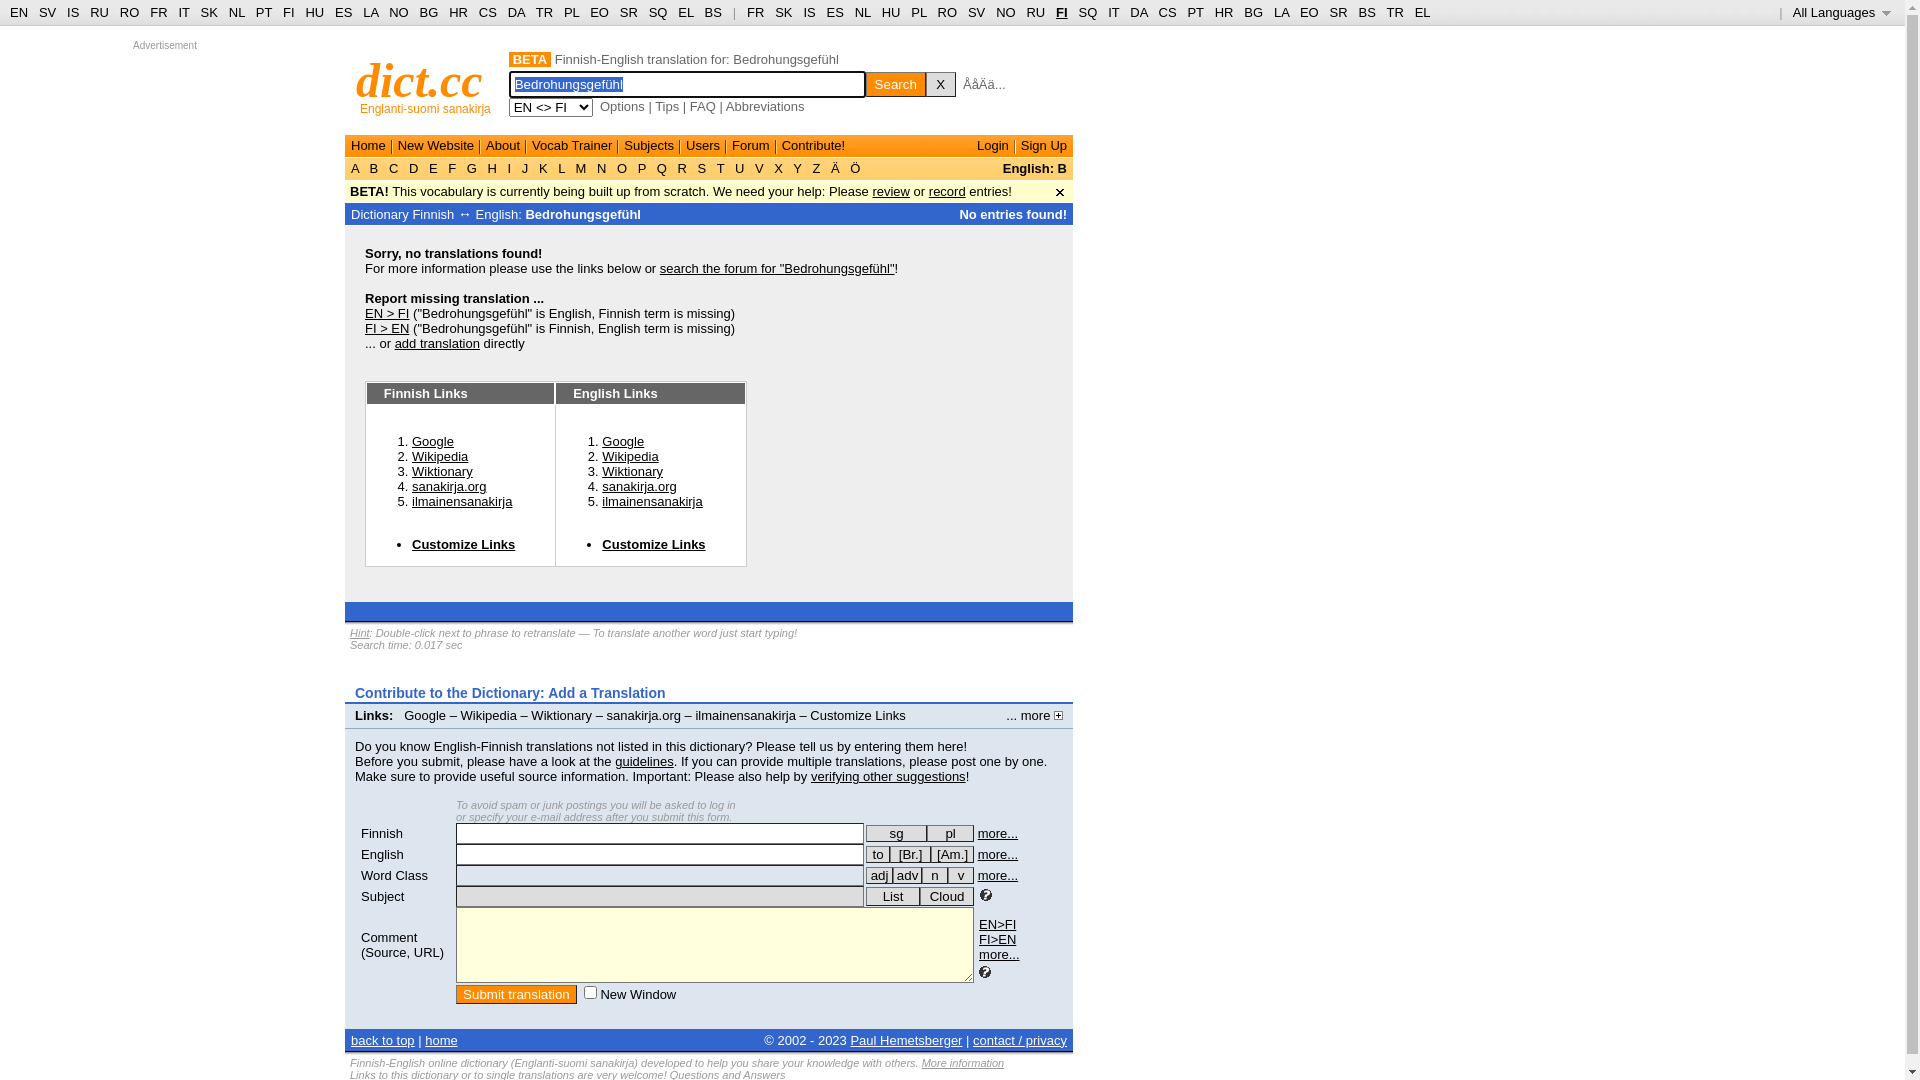 The height and width of the screenshot is (1080, 1920). I want to click on 'guidelines', so click(644, 761).